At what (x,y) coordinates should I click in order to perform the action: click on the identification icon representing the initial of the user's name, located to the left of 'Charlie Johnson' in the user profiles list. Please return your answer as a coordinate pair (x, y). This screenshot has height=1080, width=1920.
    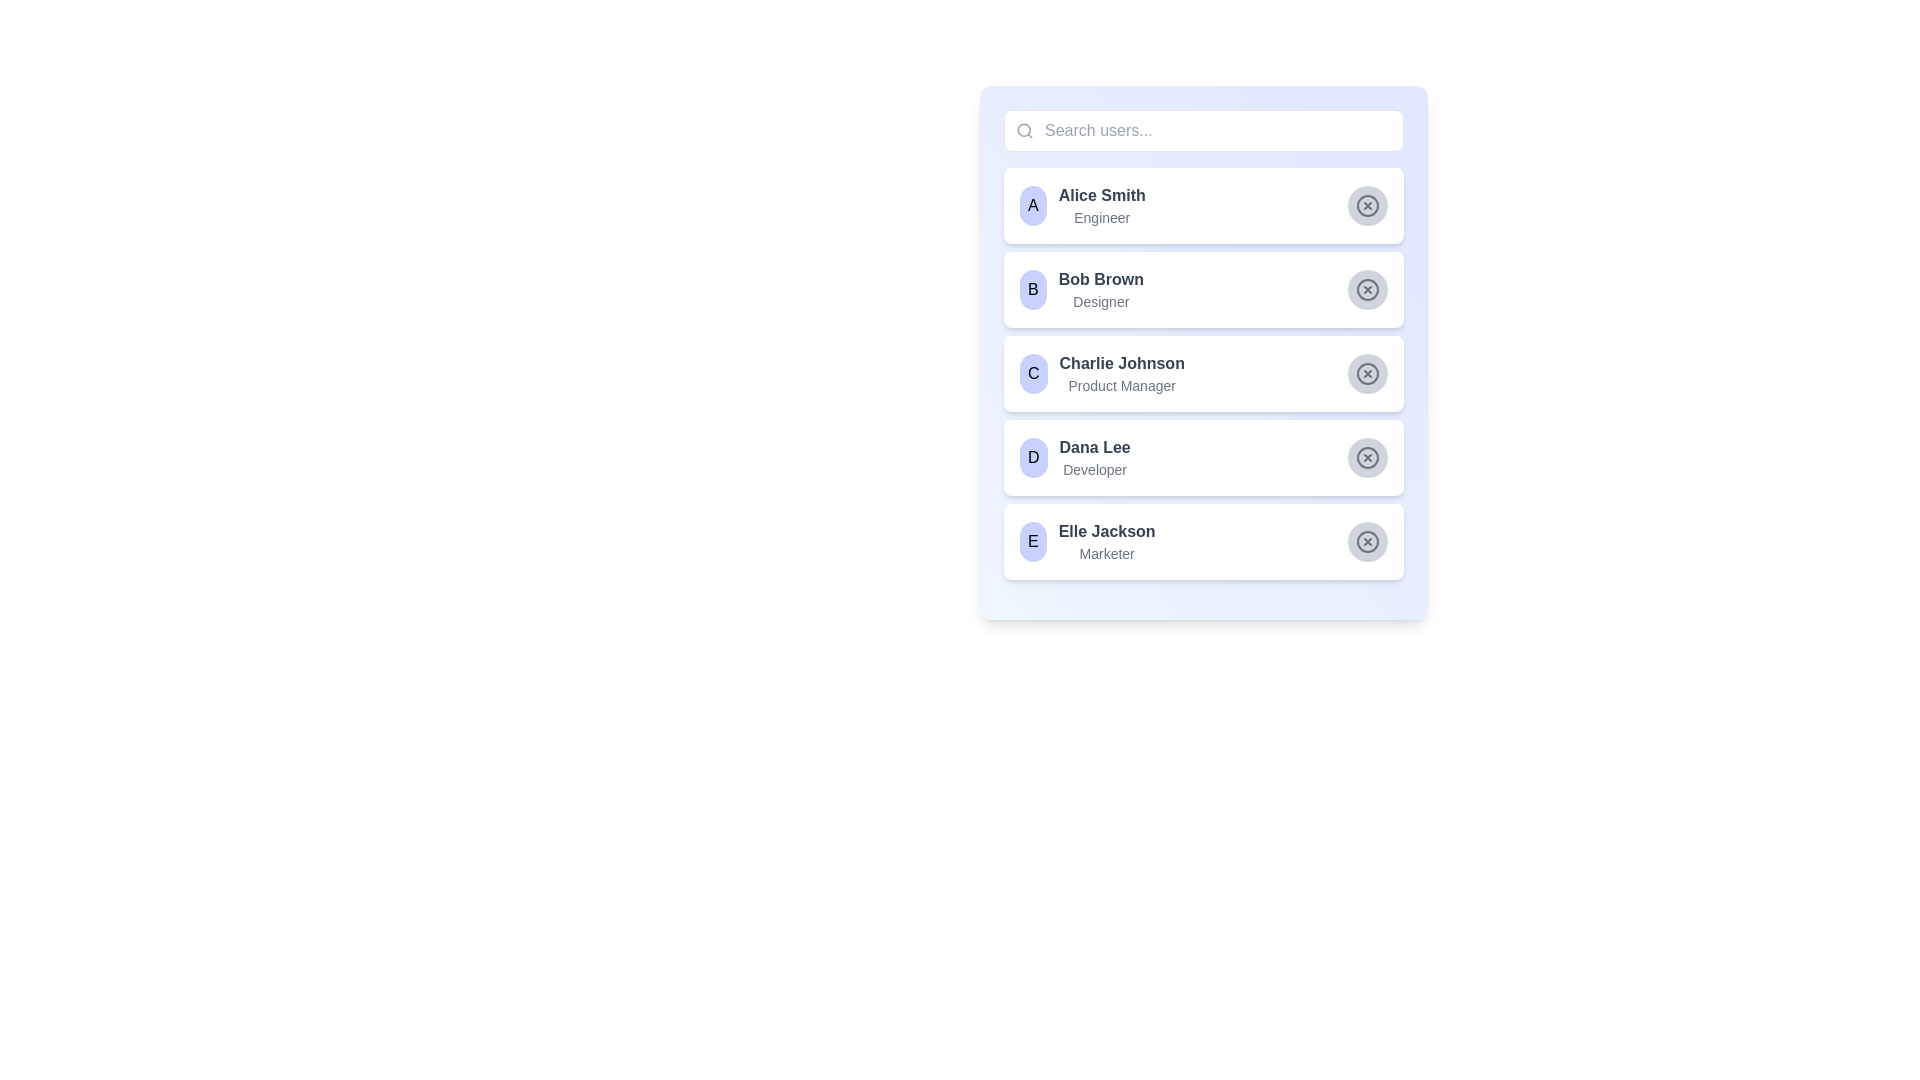
    Looking at the image, I should click on (1033, 374).